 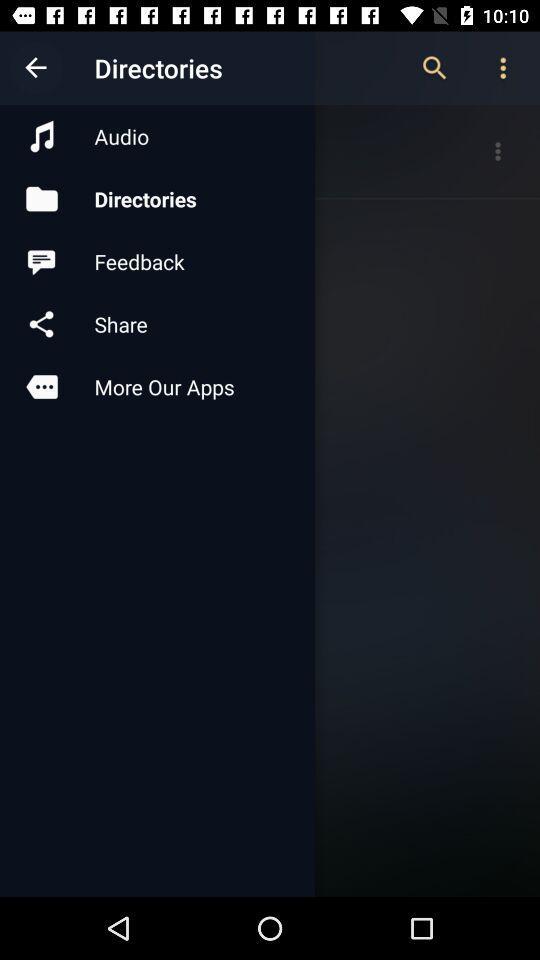 I want to click on the share icon, so click(x=156, y=324).